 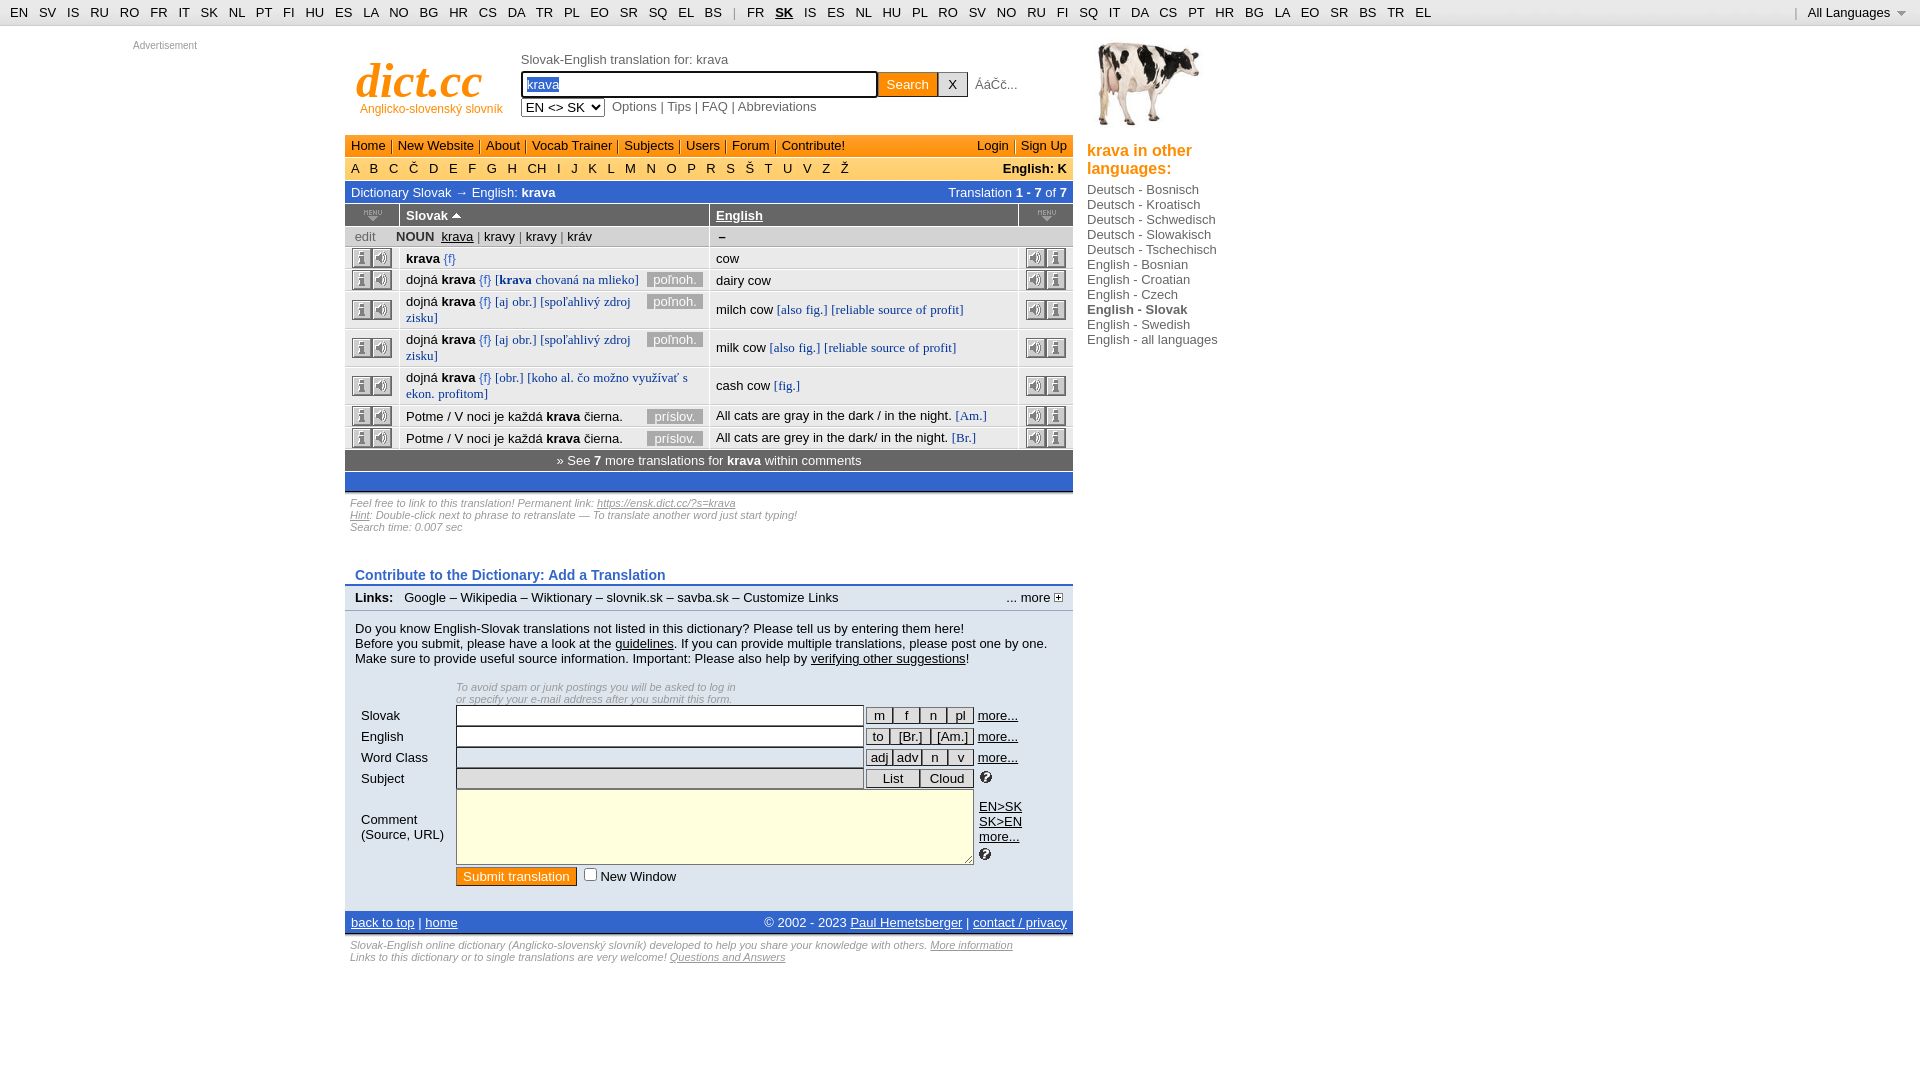 I want to click on 'All Languages ', so click(x=1856, y=12).